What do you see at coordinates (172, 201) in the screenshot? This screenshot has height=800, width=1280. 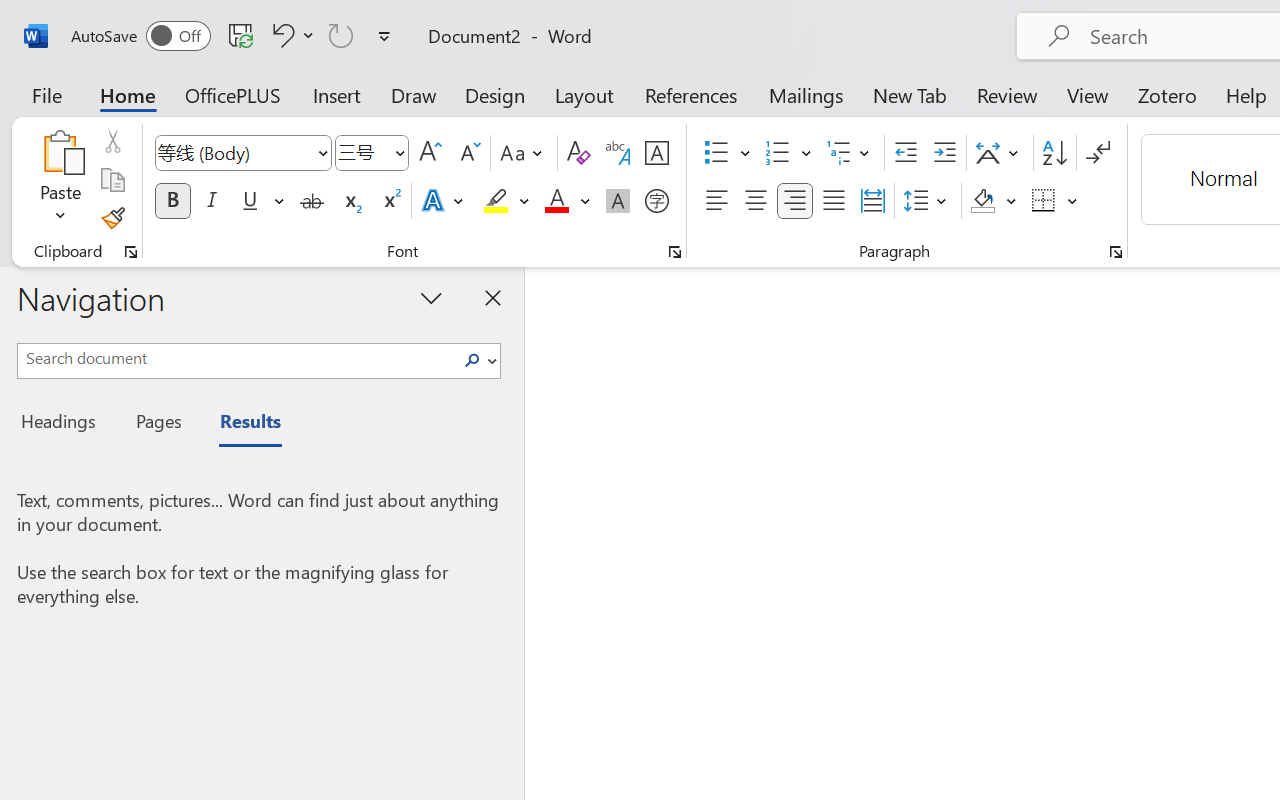 I see `'Bold'` at bounding box center [172, 201].